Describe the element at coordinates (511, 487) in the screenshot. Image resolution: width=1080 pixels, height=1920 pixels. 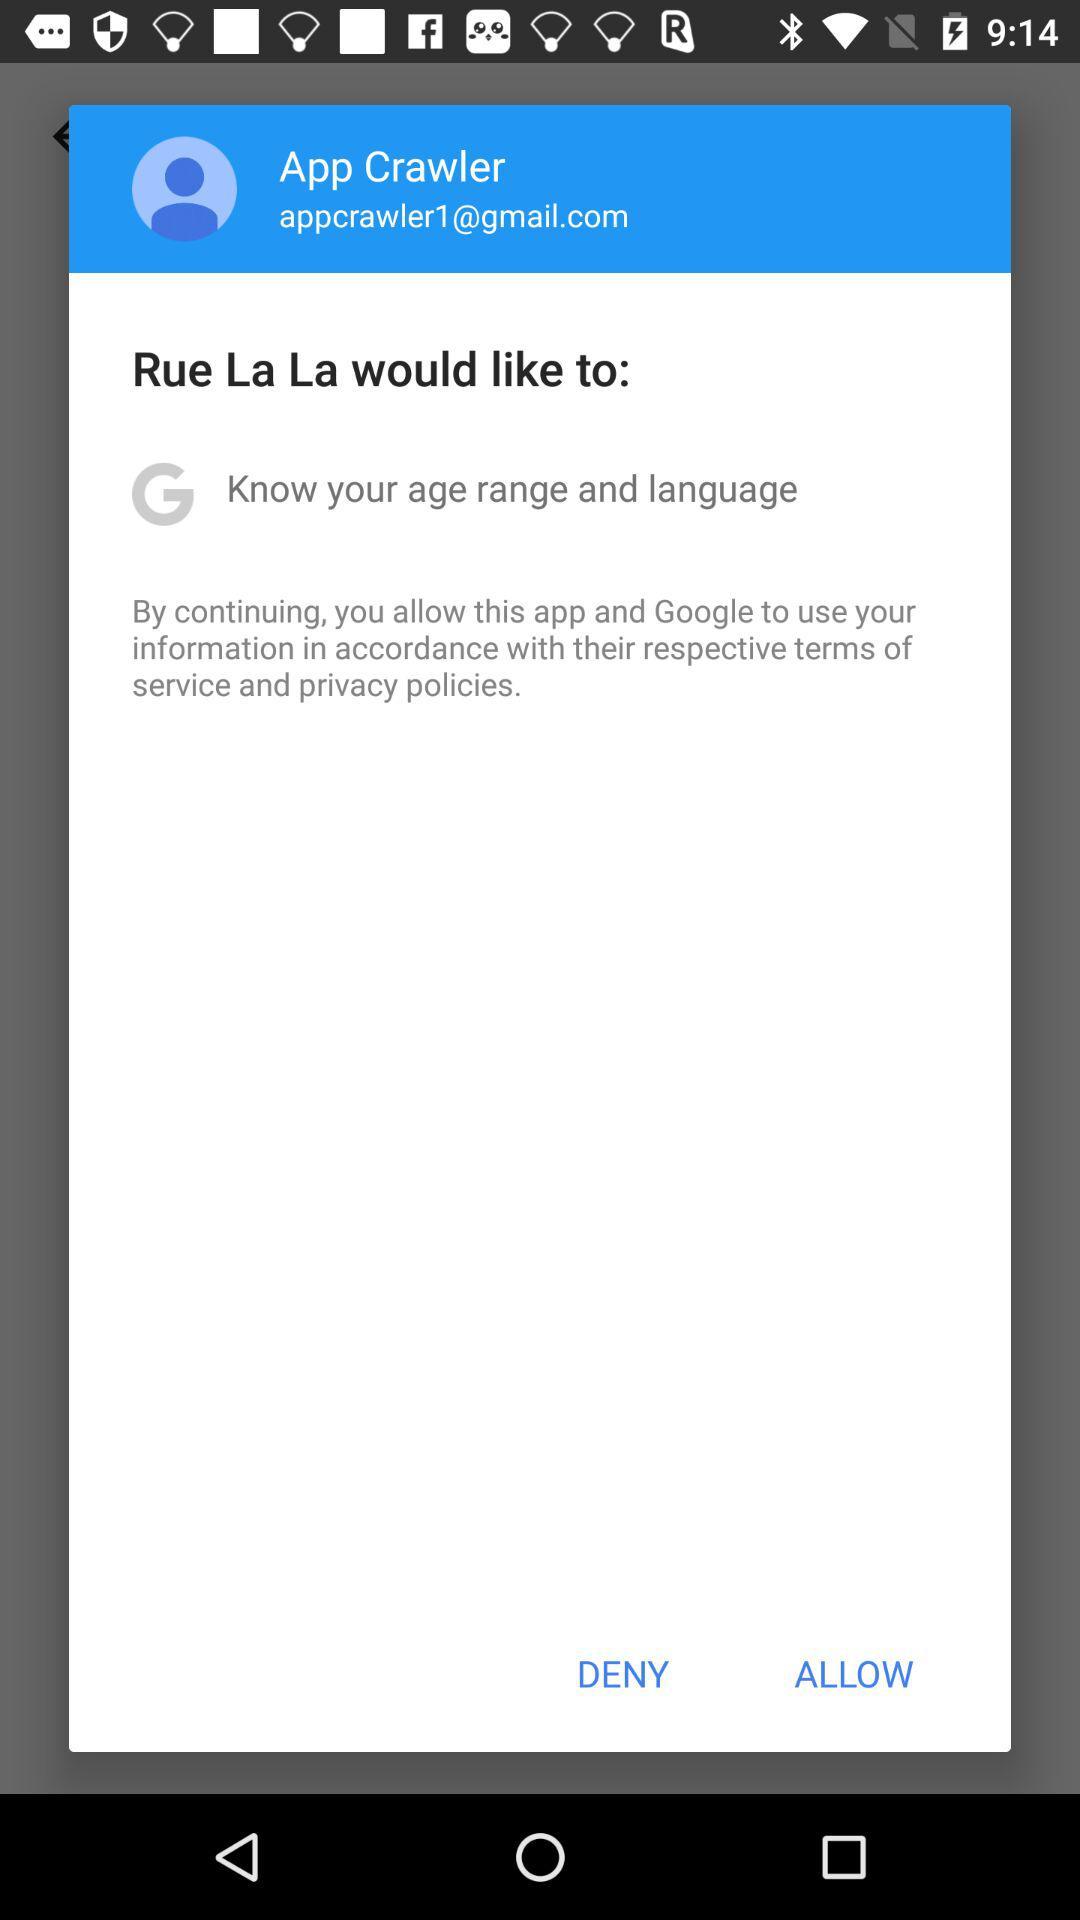
I see `the app below the rue la la app` at that location.